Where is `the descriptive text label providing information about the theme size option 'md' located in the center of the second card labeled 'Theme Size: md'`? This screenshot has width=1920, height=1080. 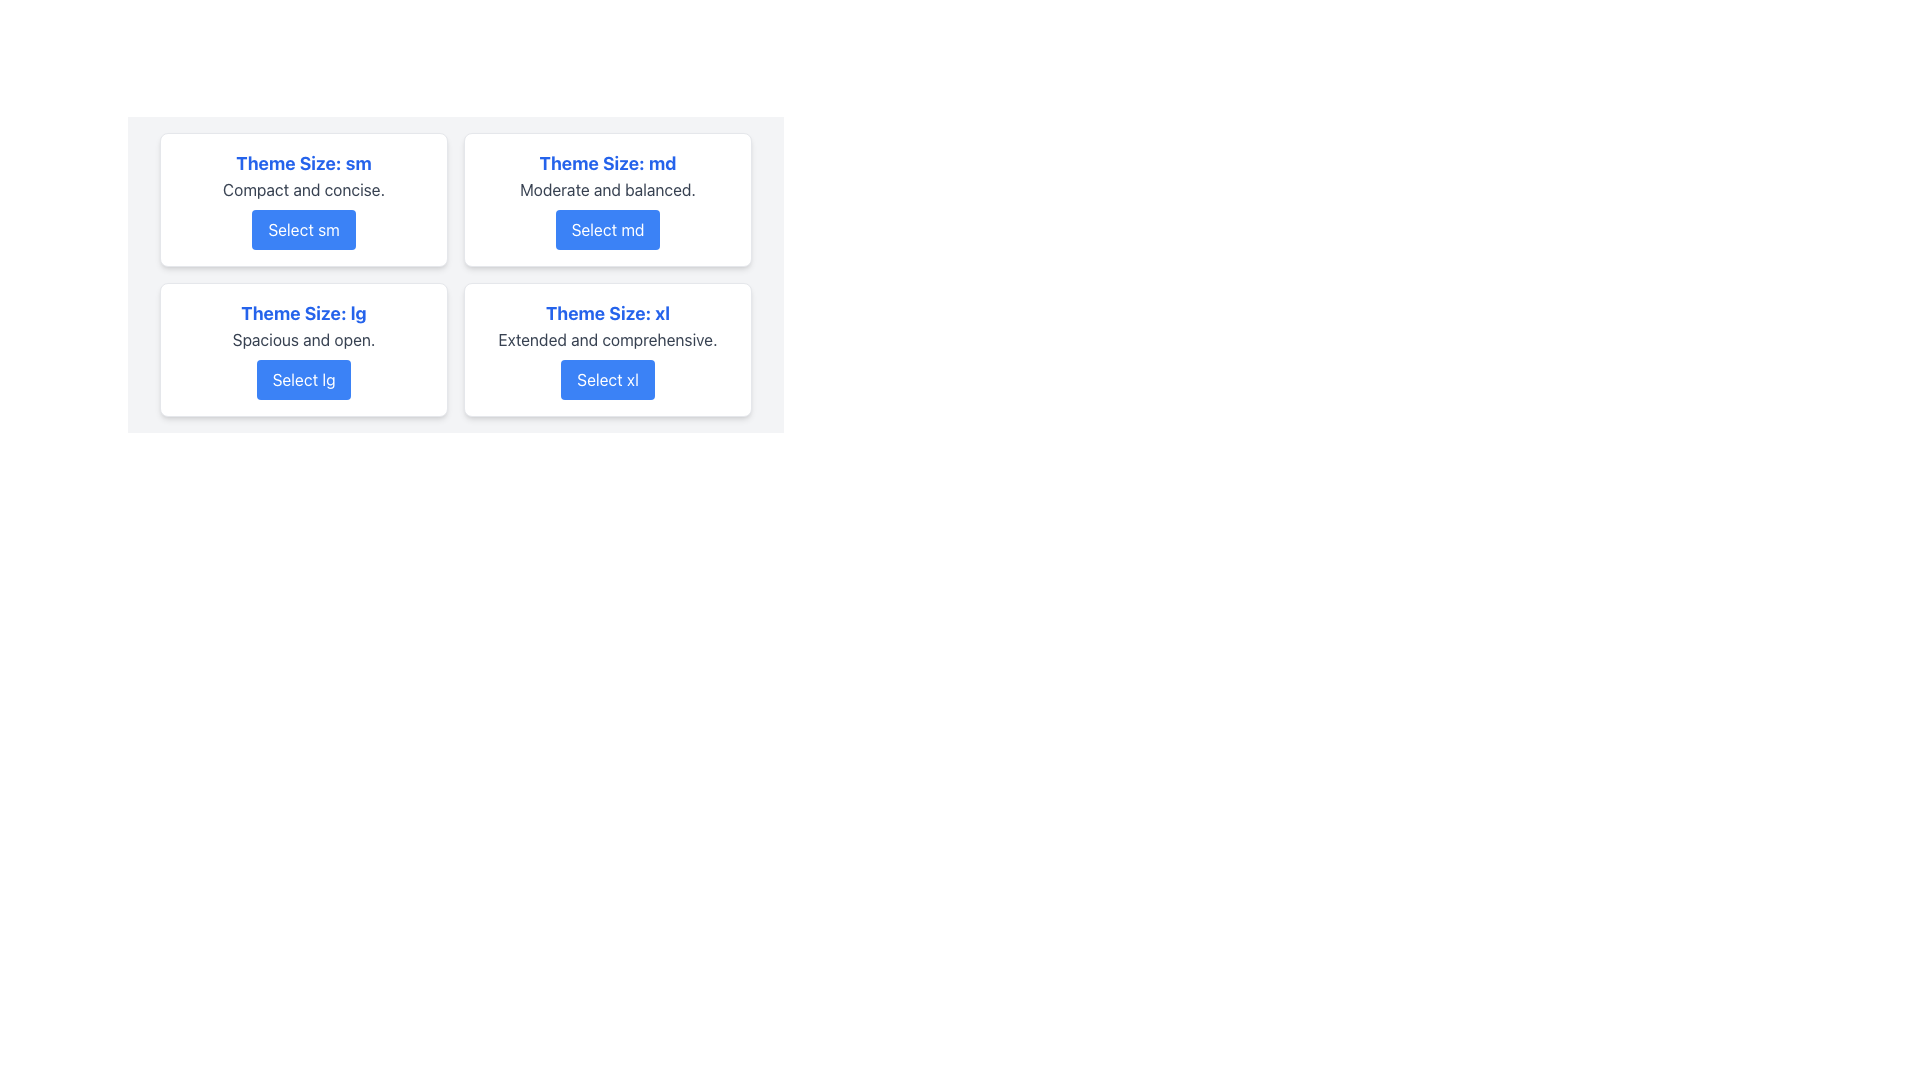
the descriptive text label providing information about the theme size option 'md' located in the center of the second card labeled 'Theme Size: md' is located at coordinates (607, 189).